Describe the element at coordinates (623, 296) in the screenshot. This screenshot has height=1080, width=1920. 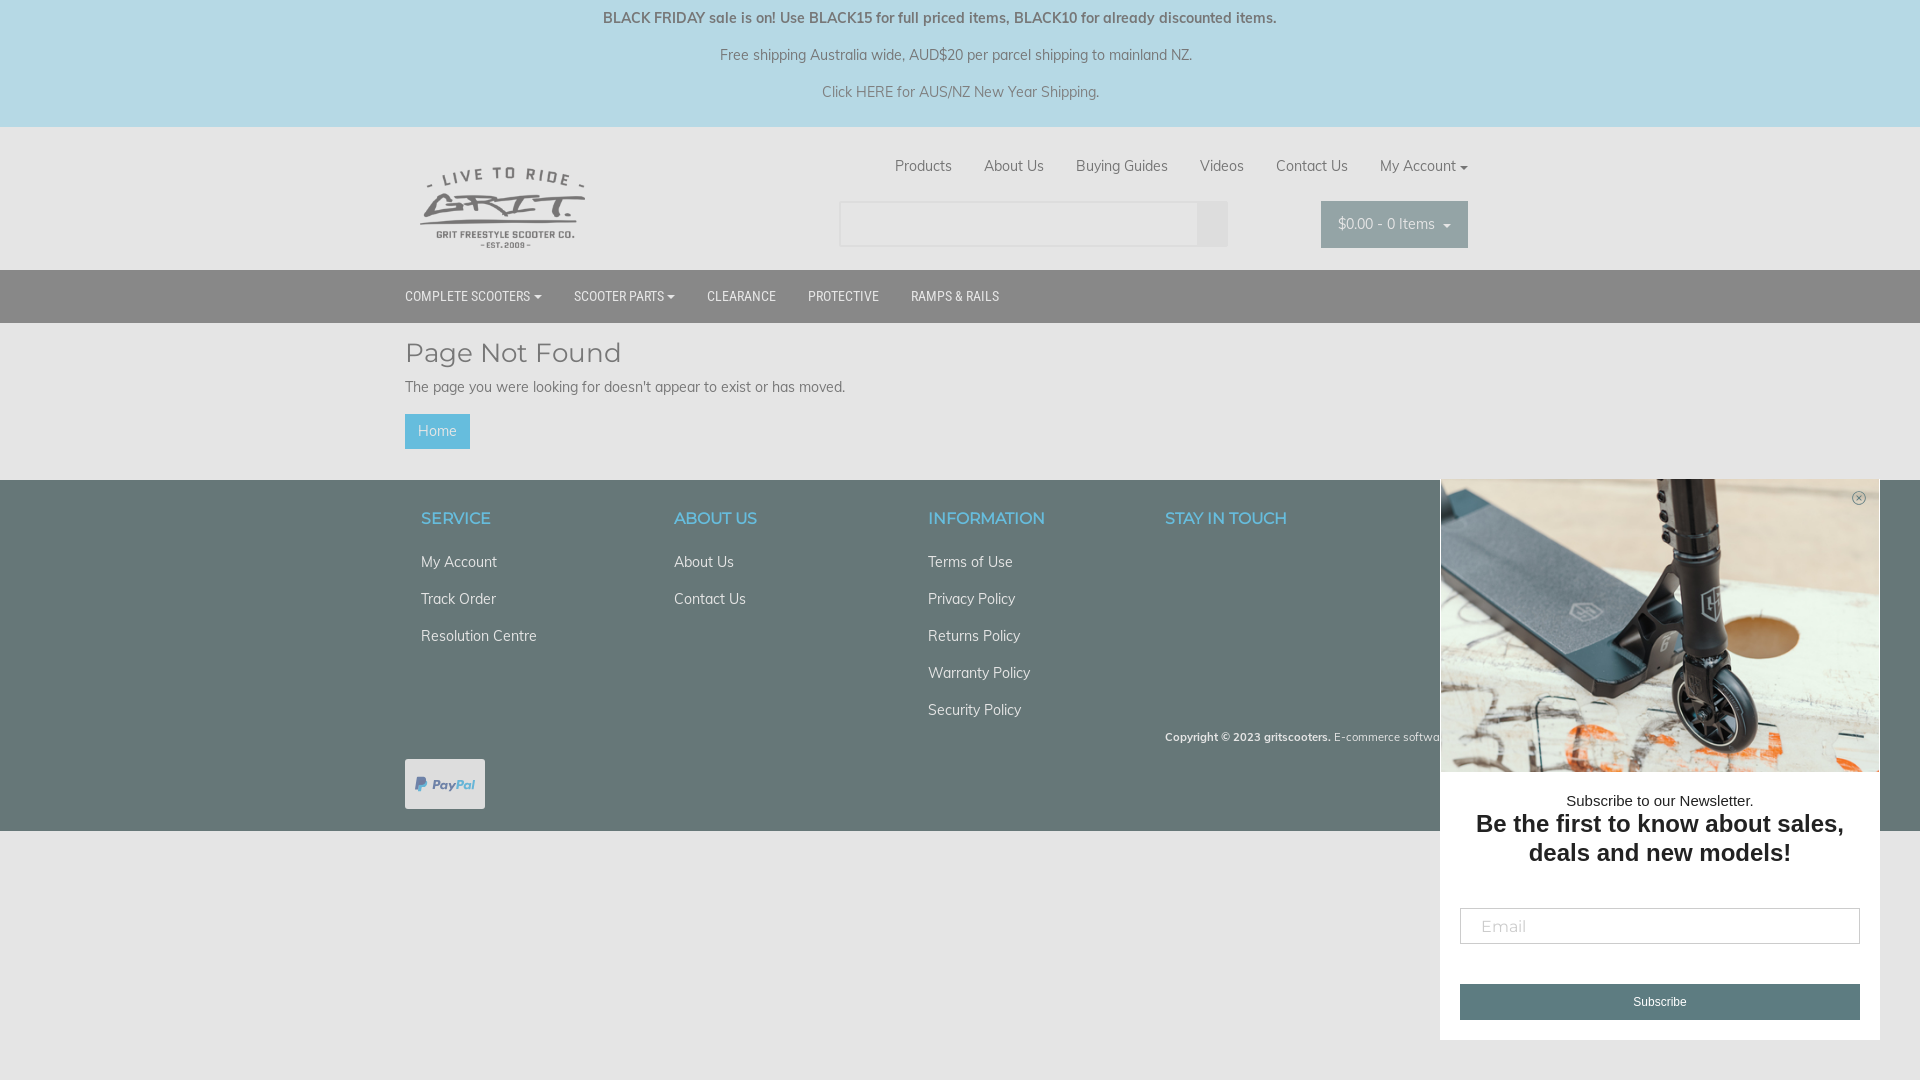
I see `'SCOOTER PARTS'` at that location.